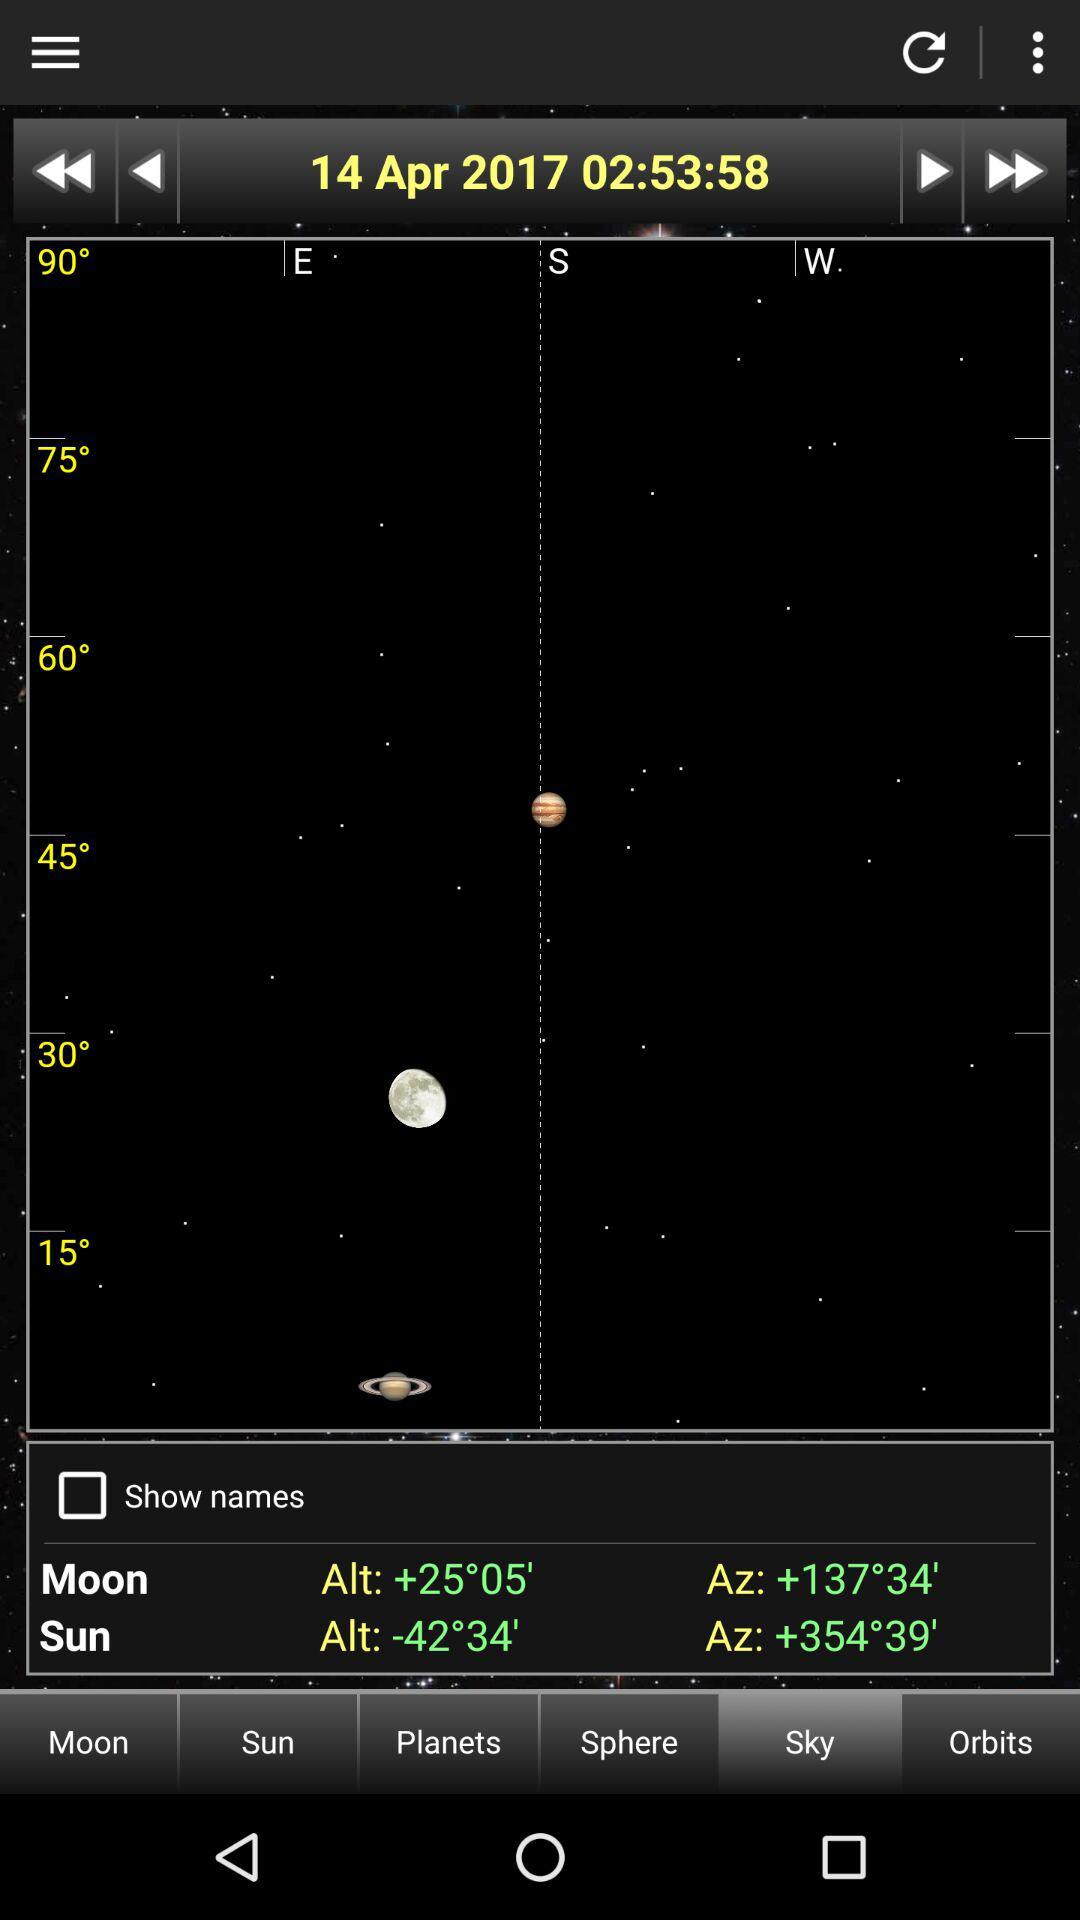 Image resolution: width=1080 pixels, height=1920 pixels. Describe the element at coordinates (63, 171) in the screenshot. I see `the av_rewind icon` at that location.